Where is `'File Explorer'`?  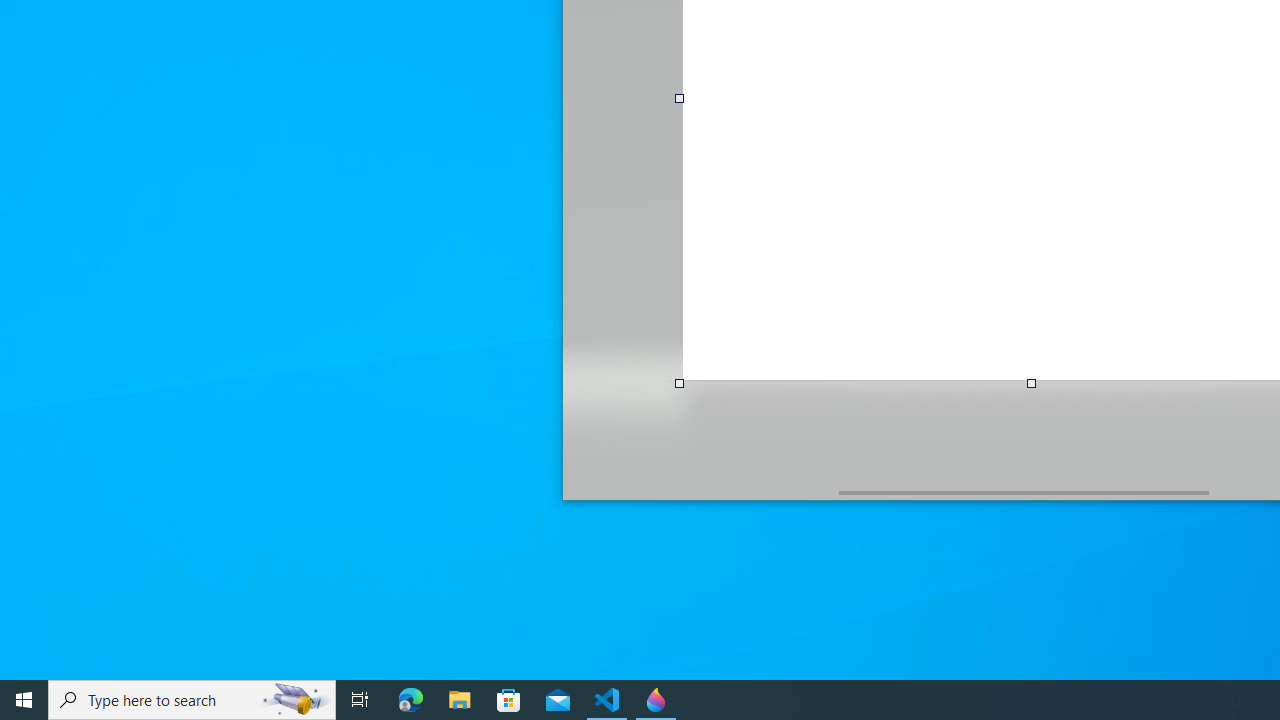 'File Explorer' is located at coordinates (459, 698).